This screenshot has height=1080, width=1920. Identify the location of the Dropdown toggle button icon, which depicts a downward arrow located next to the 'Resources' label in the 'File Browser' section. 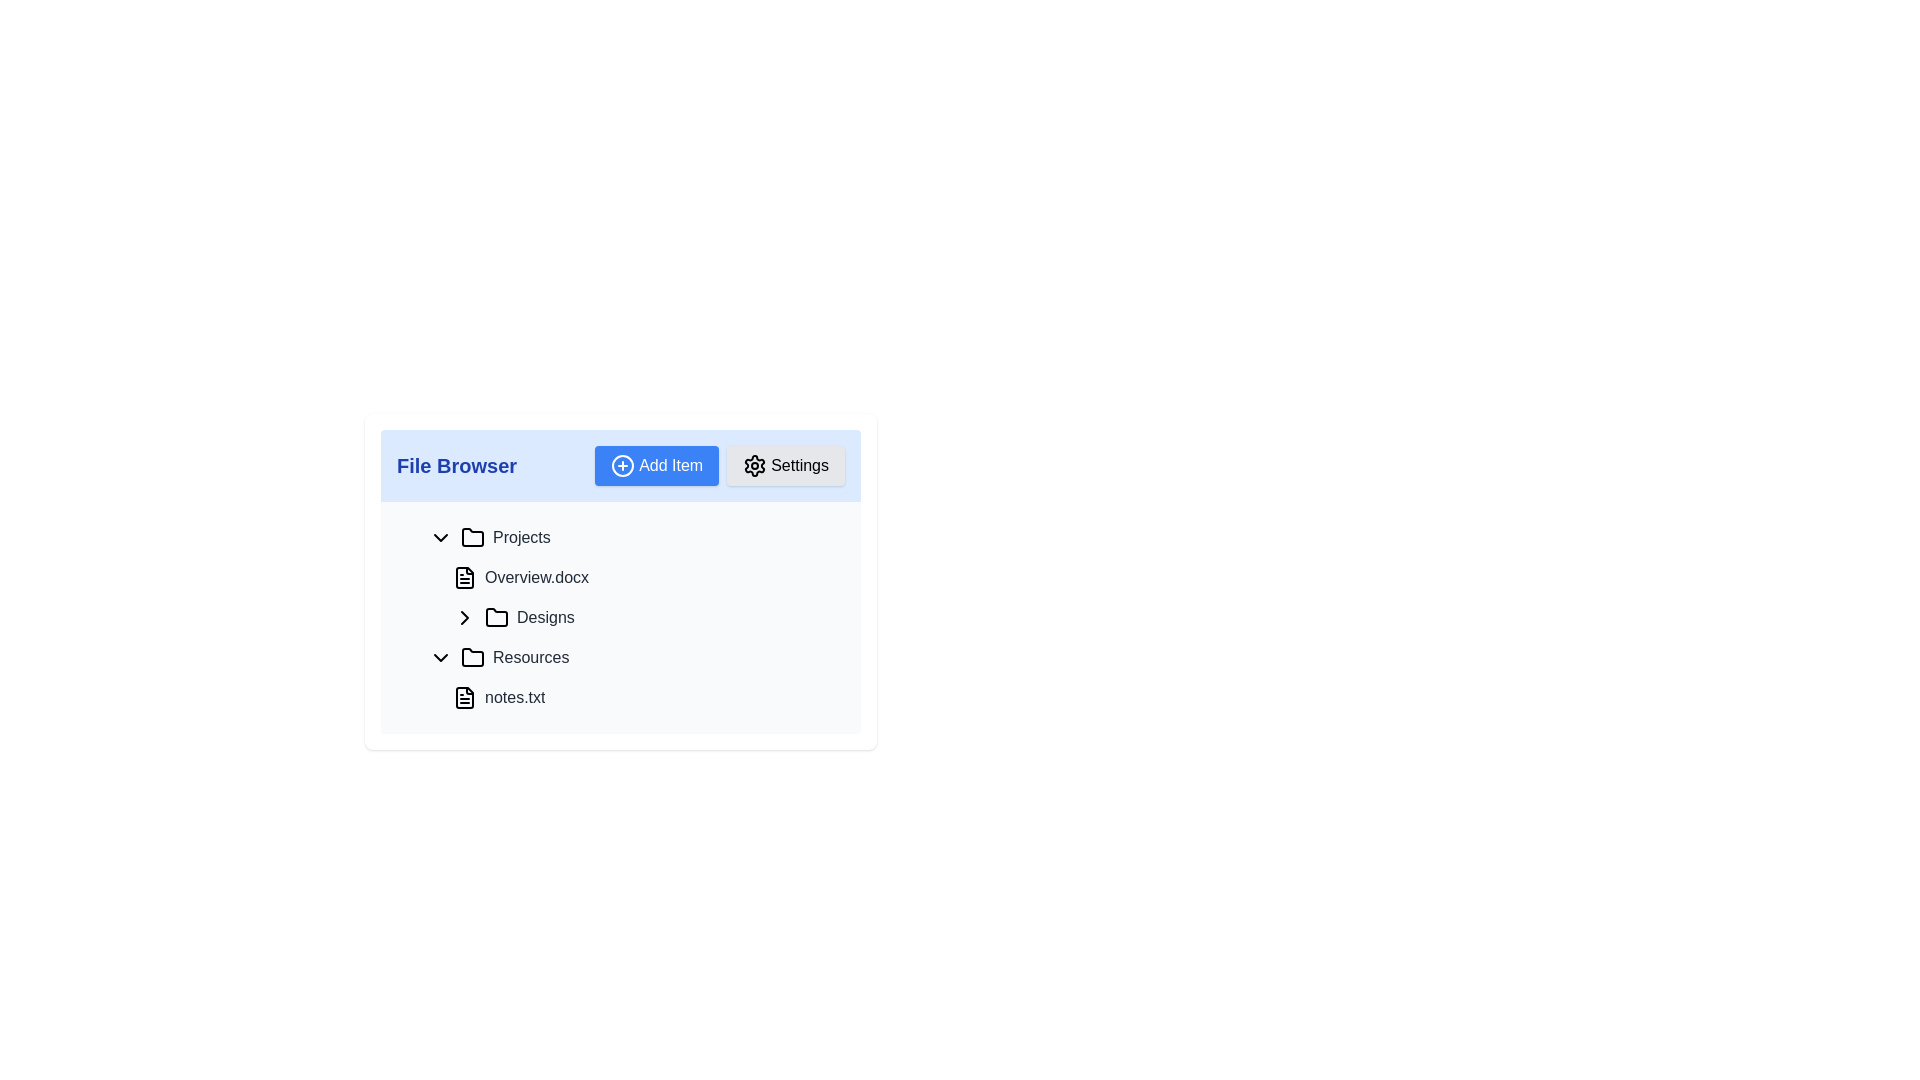
(440, 658).